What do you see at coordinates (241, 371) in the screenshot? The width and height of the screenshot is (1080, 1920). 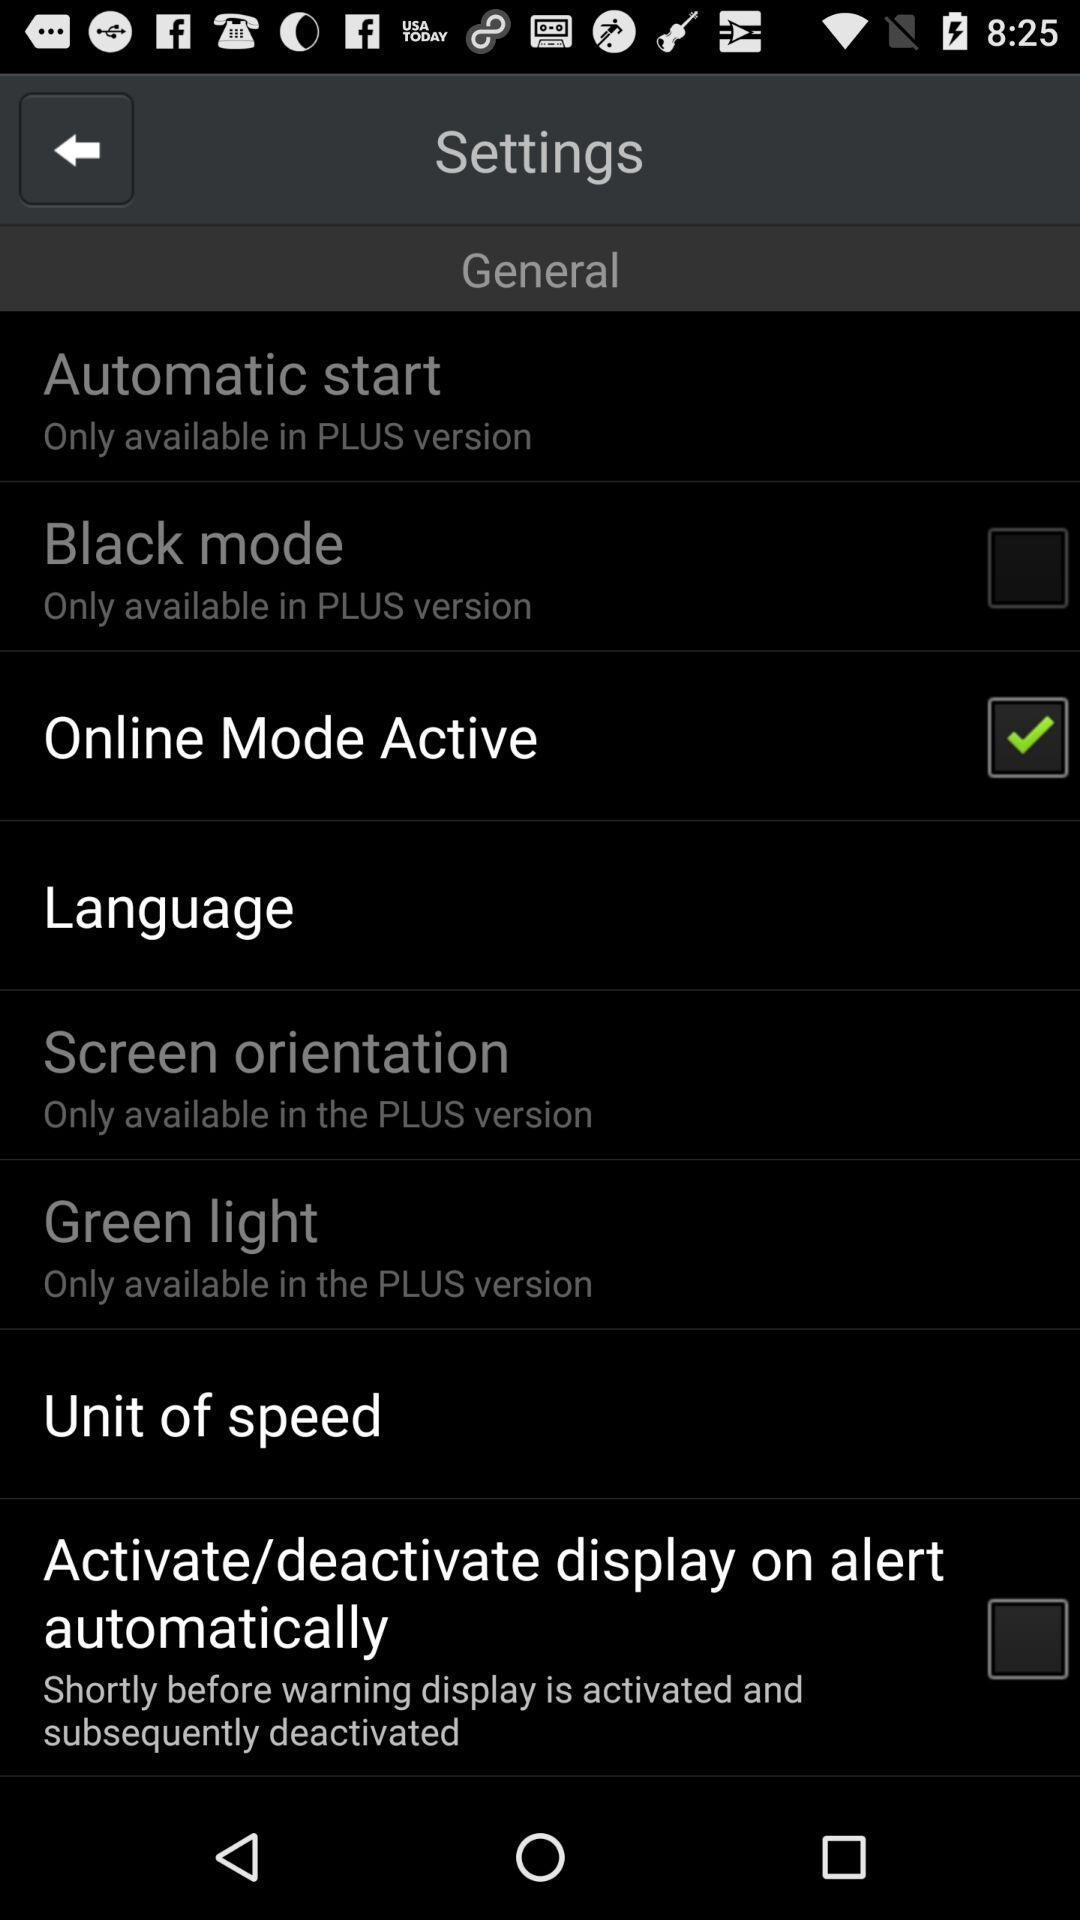 I see `the automatic start` at bounding box center [241, 371].